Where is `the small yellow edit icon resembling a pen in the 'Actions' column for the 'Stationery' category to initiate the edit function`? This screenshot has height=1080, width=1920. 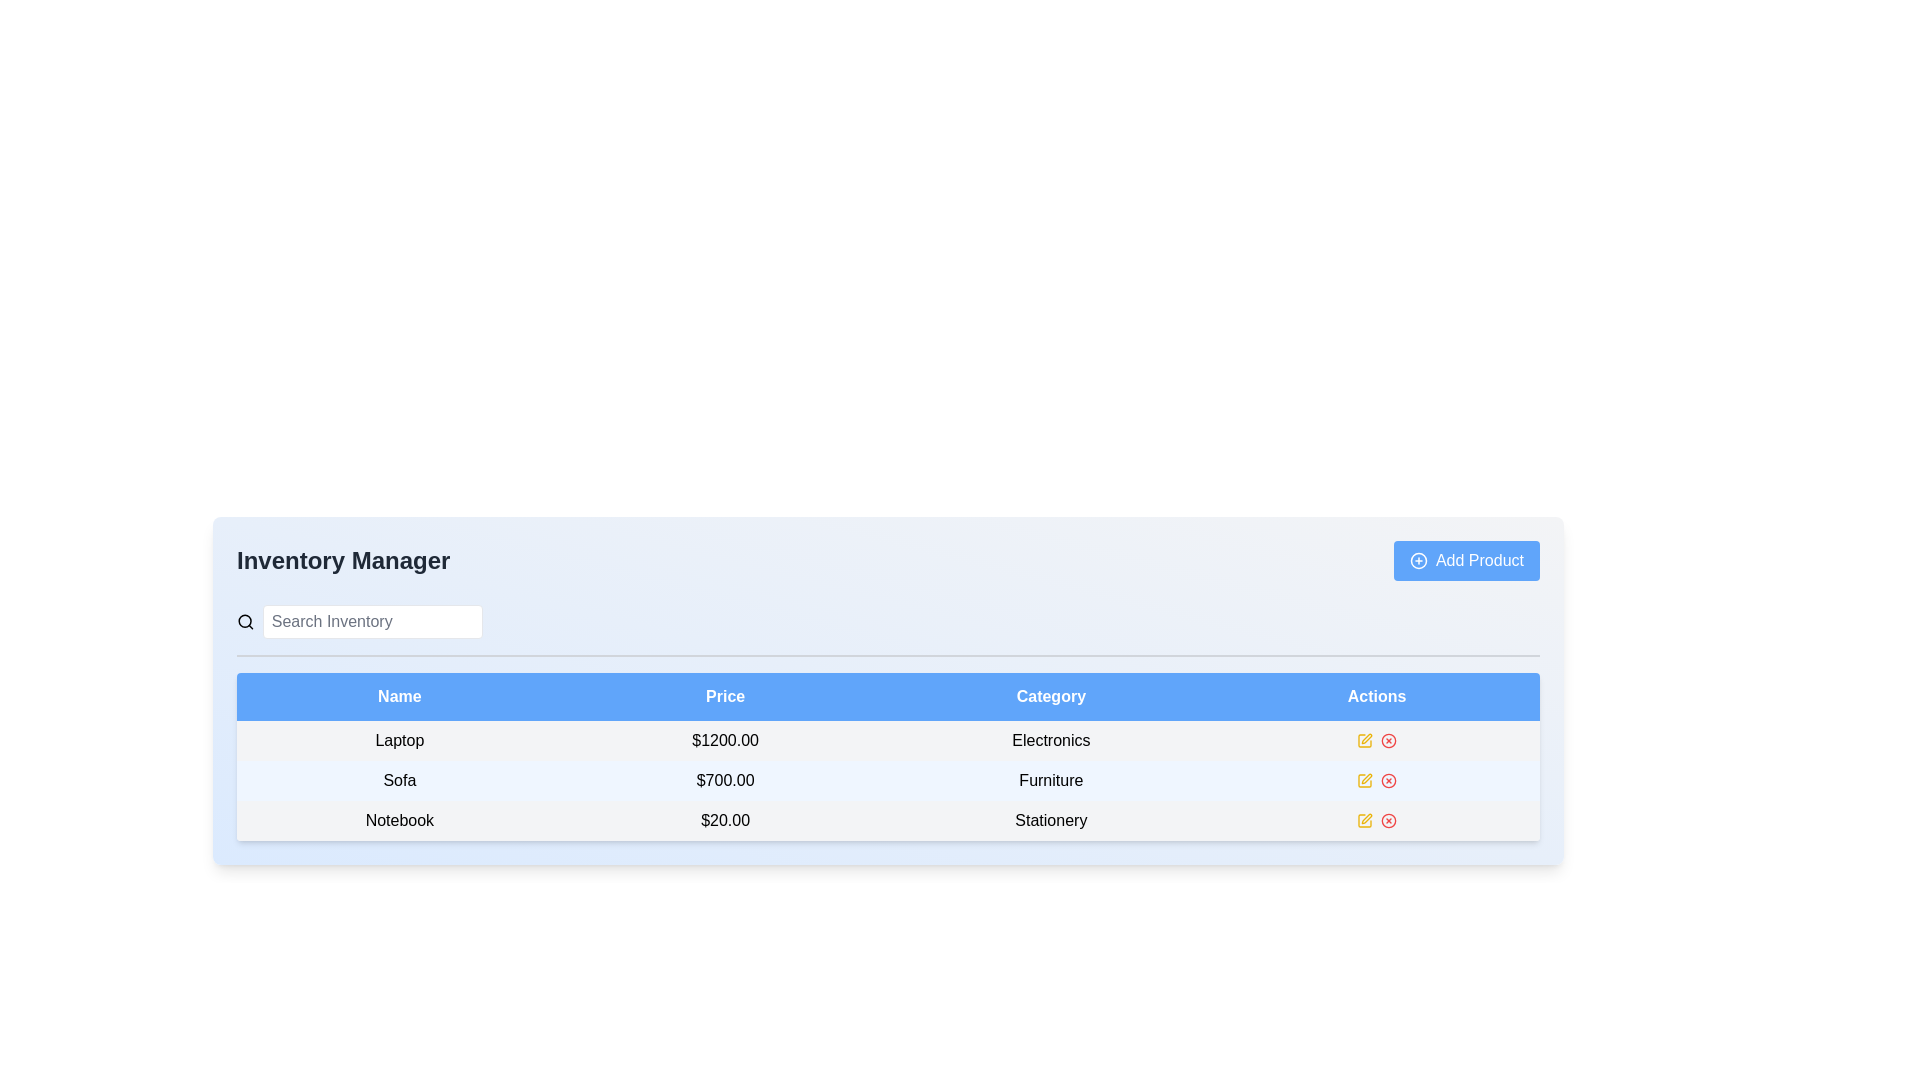
the small yellow edit icon resembling a pen in the 'Actions' column for the 'Stationery' category to initiate the edit function is located at coordinates (1364, 821).